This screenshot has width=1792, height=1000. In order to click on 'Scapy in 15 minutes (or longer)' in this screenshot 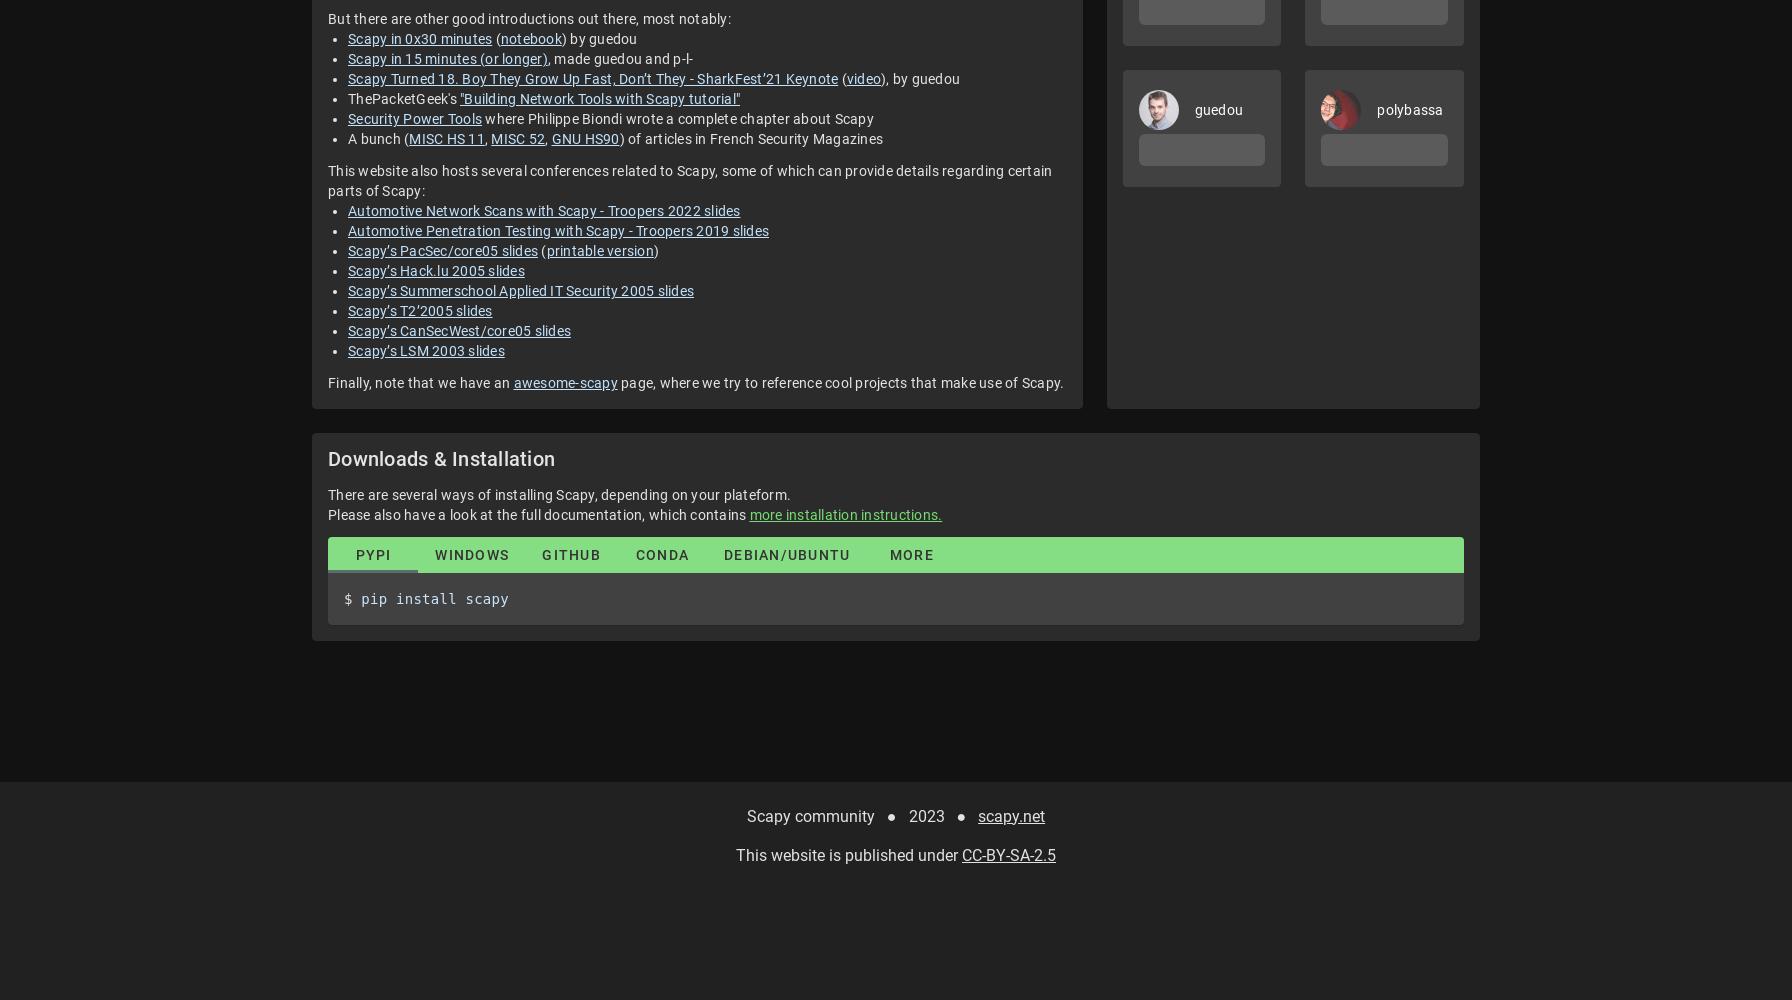, I will do `click(447, 59)`.